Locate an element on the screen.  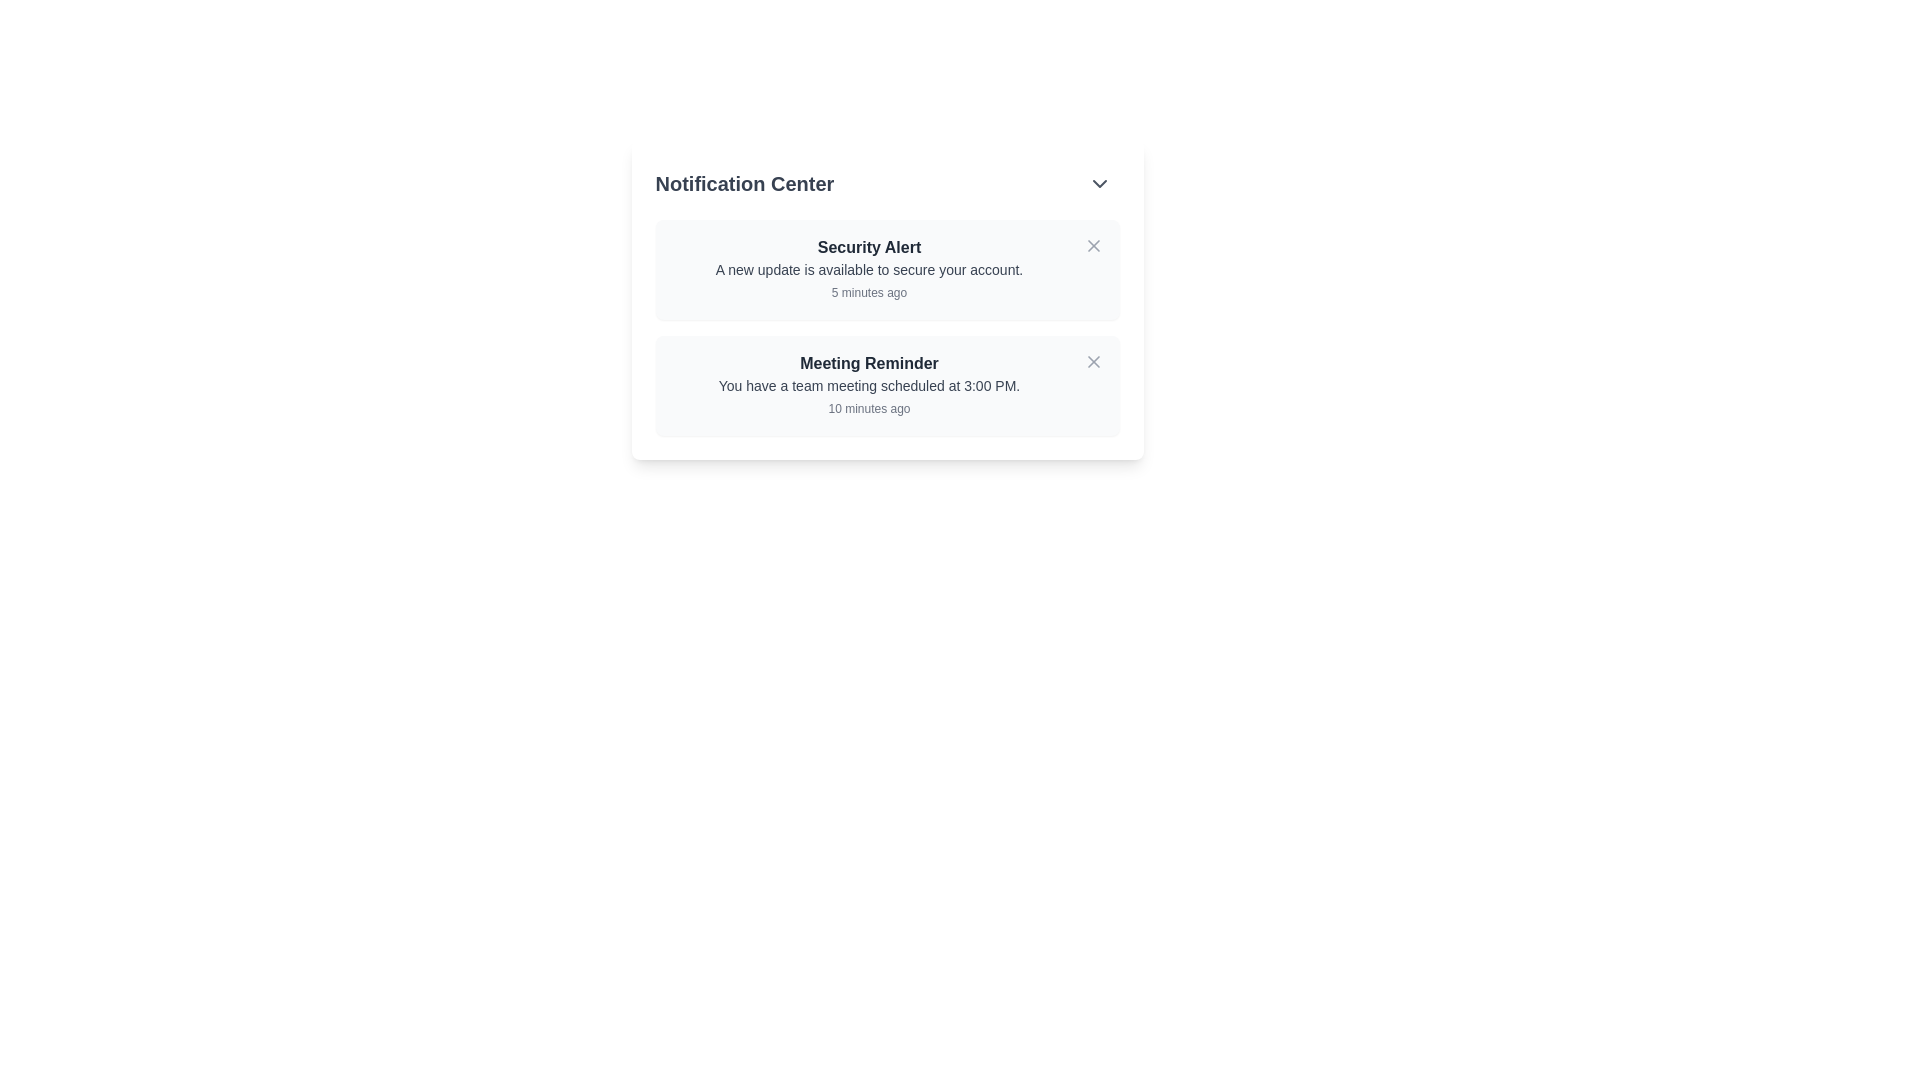
the button with a downward-pointing chevron in the top-right corner of the 'Notification Center' section to observe the hover effect is located at coordinates (1098, 184).